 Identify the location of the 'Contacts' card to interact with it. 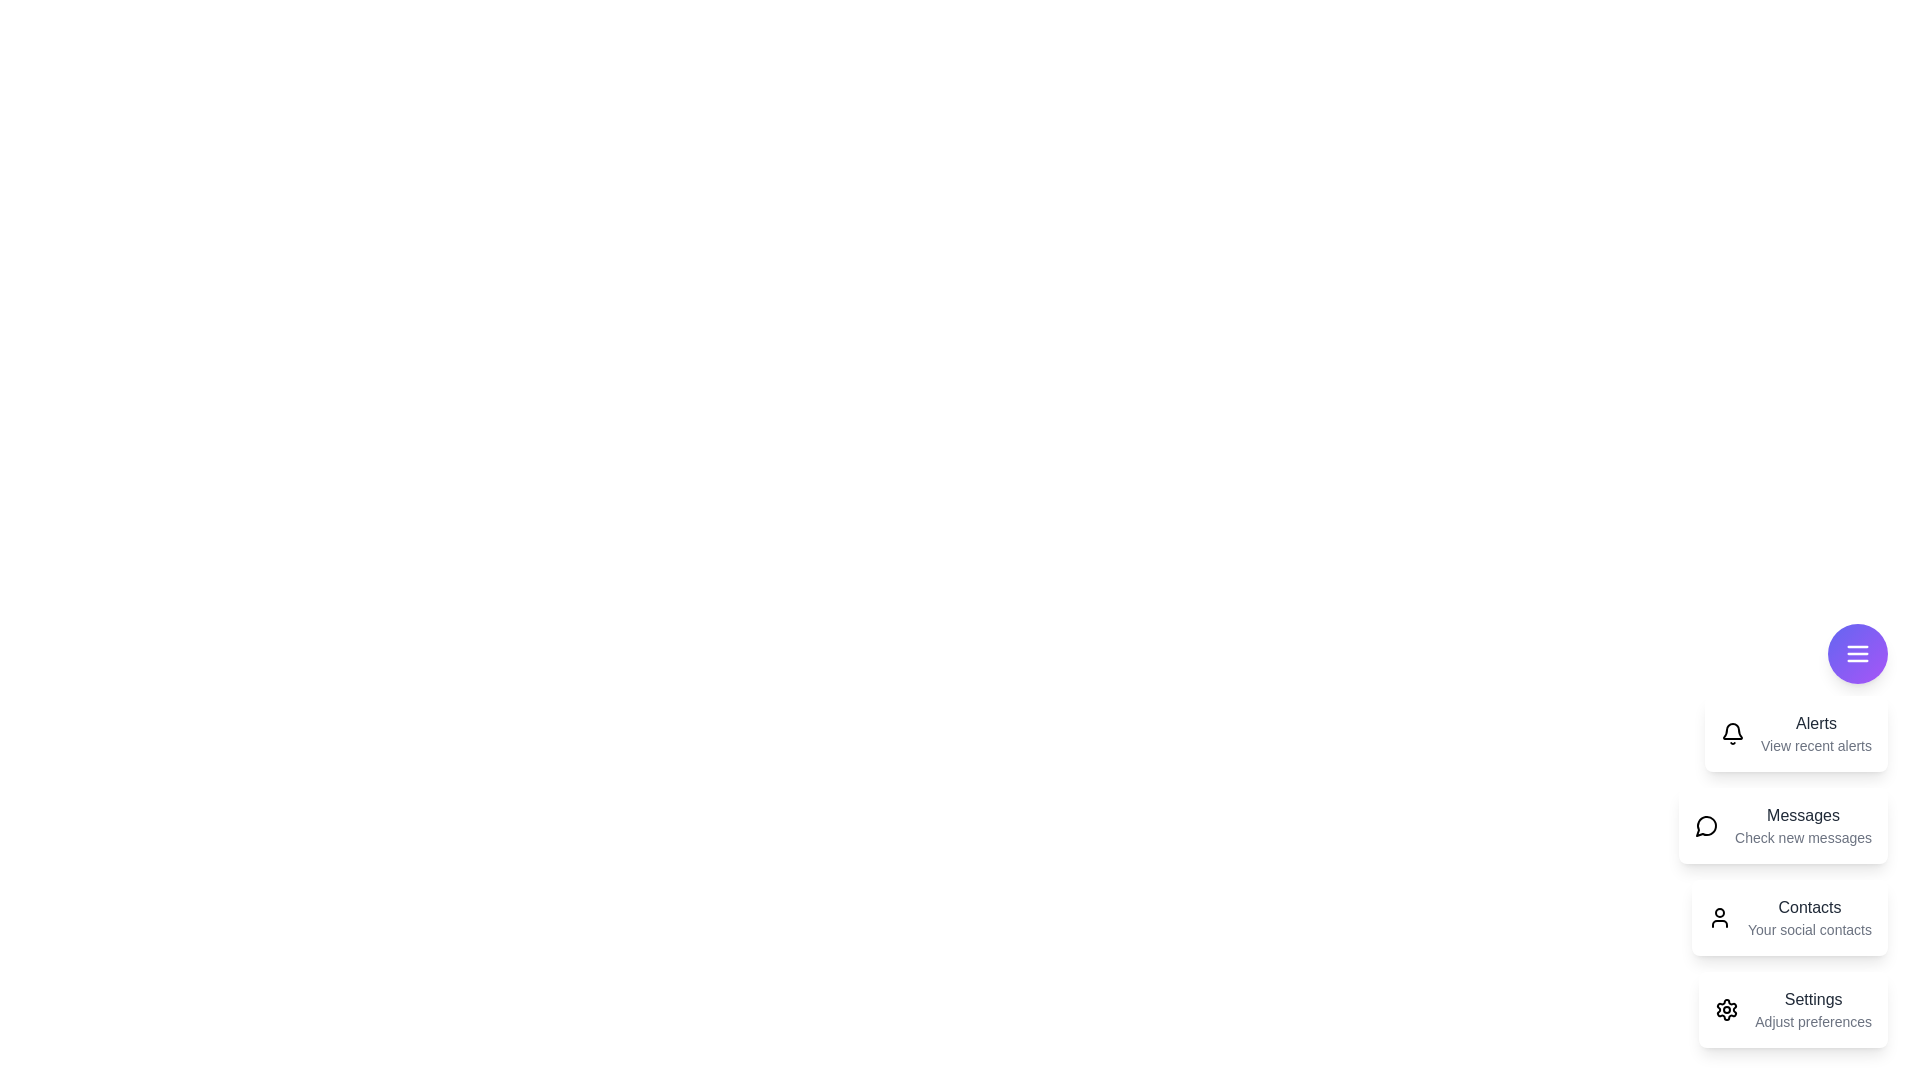
(1809, 918).